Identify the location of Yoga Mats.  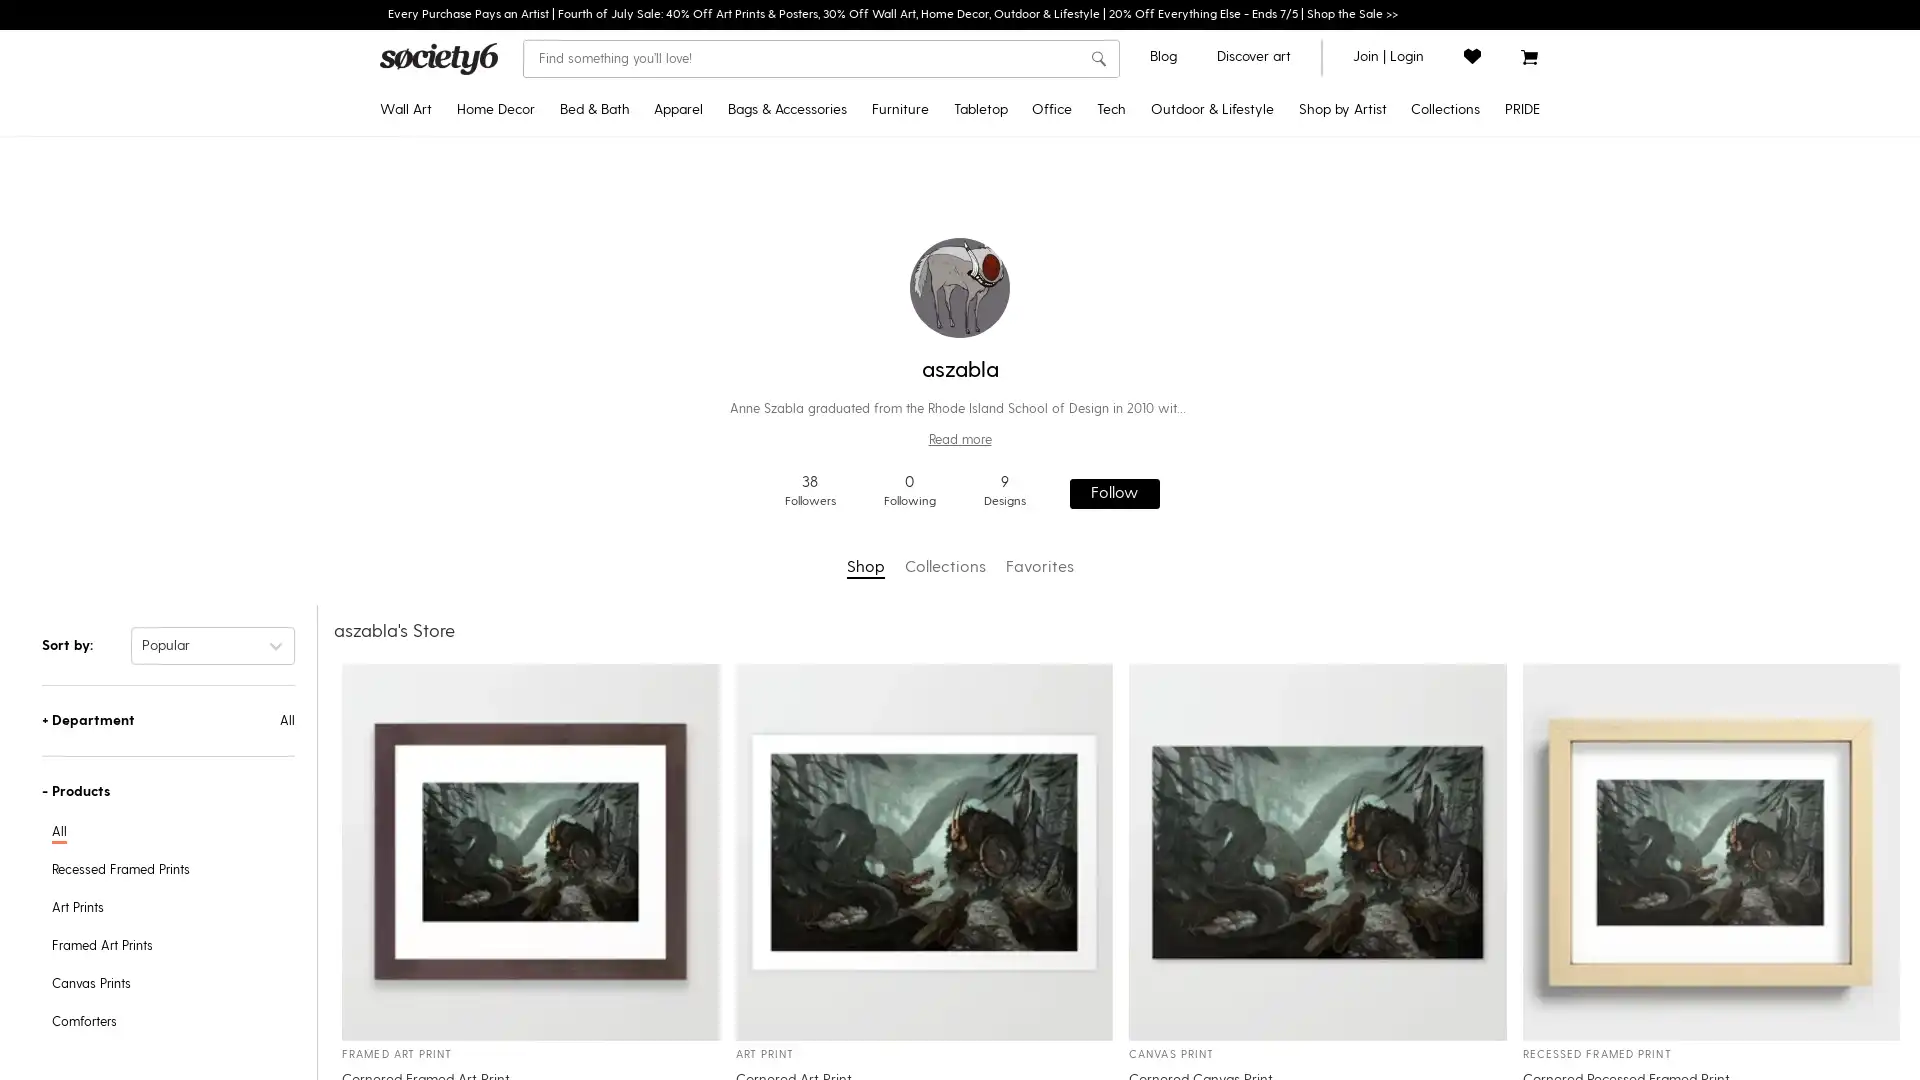
(1238, 193).